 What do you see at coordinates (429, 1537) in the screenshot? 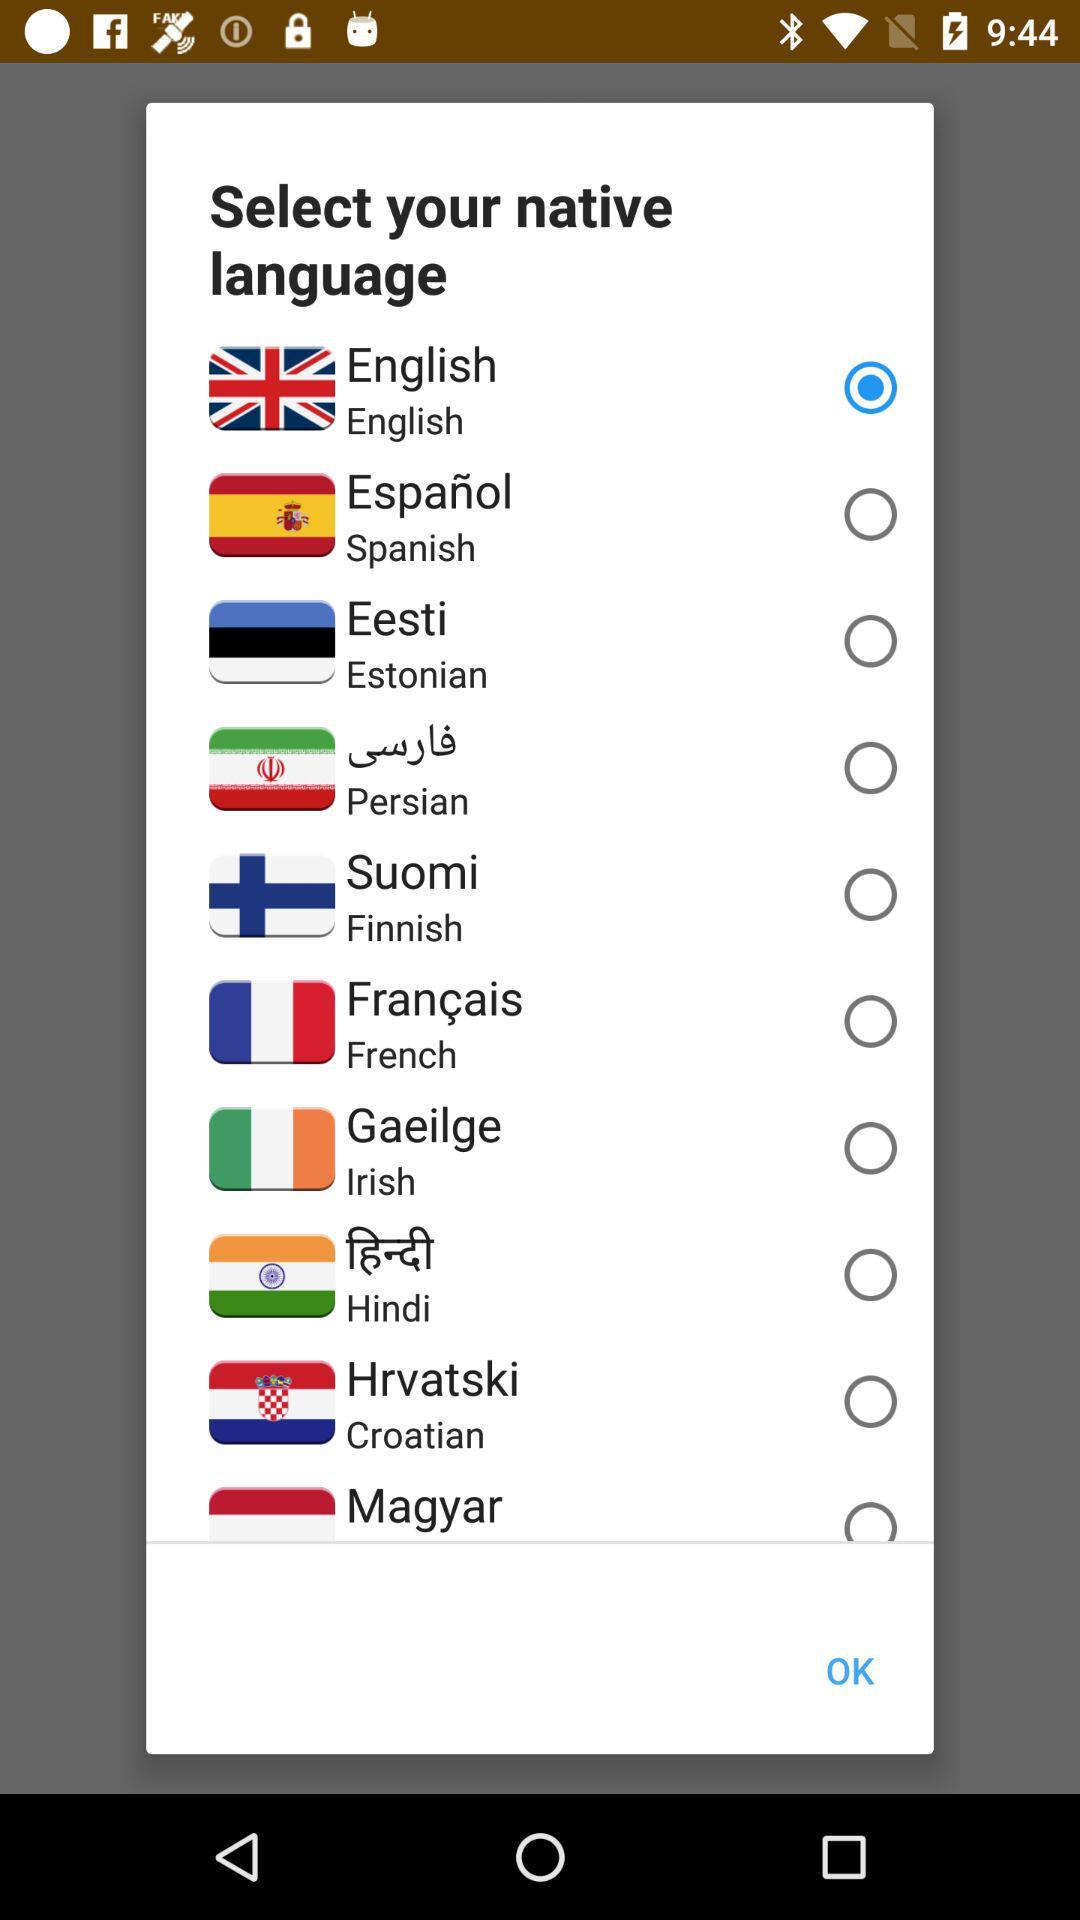
I see `hungarian app` at bounding box center [429, 1537].